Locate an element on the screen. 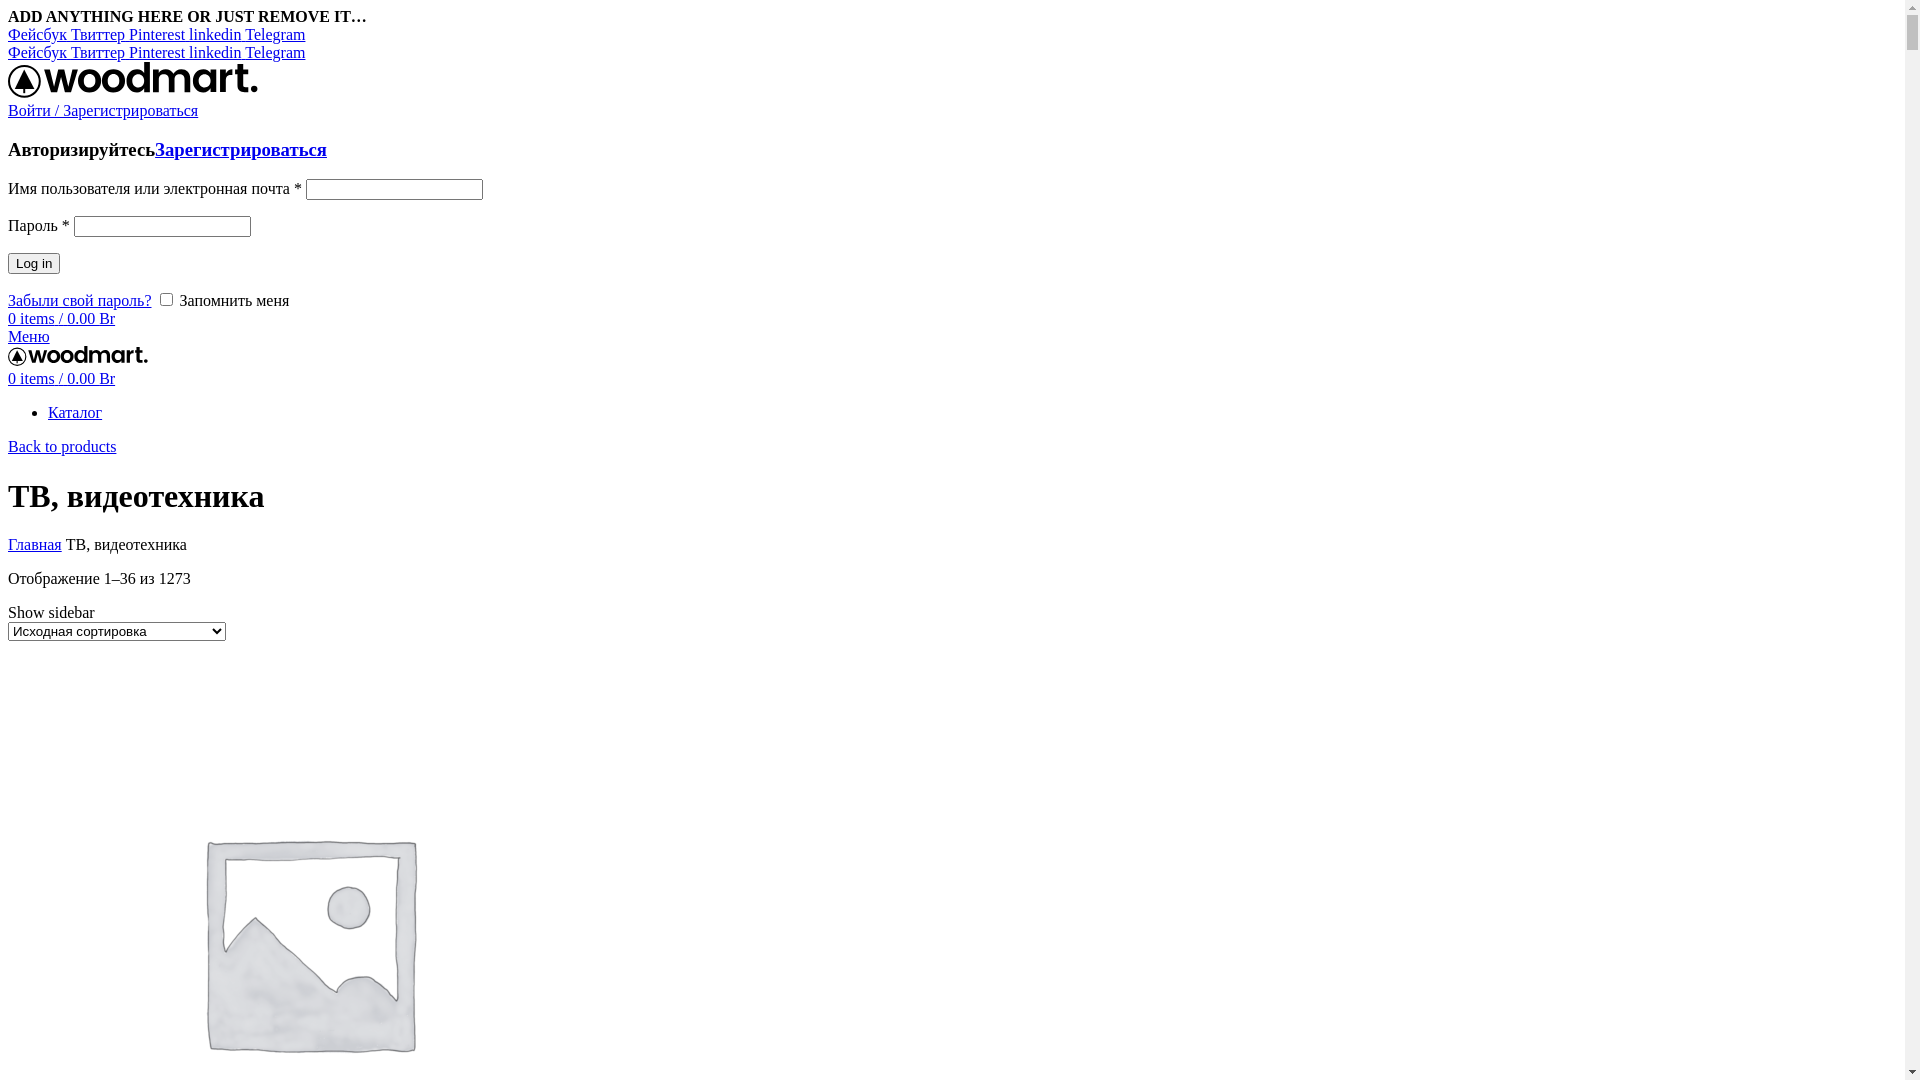  'linkedin' is located at coordinates (216, 34).